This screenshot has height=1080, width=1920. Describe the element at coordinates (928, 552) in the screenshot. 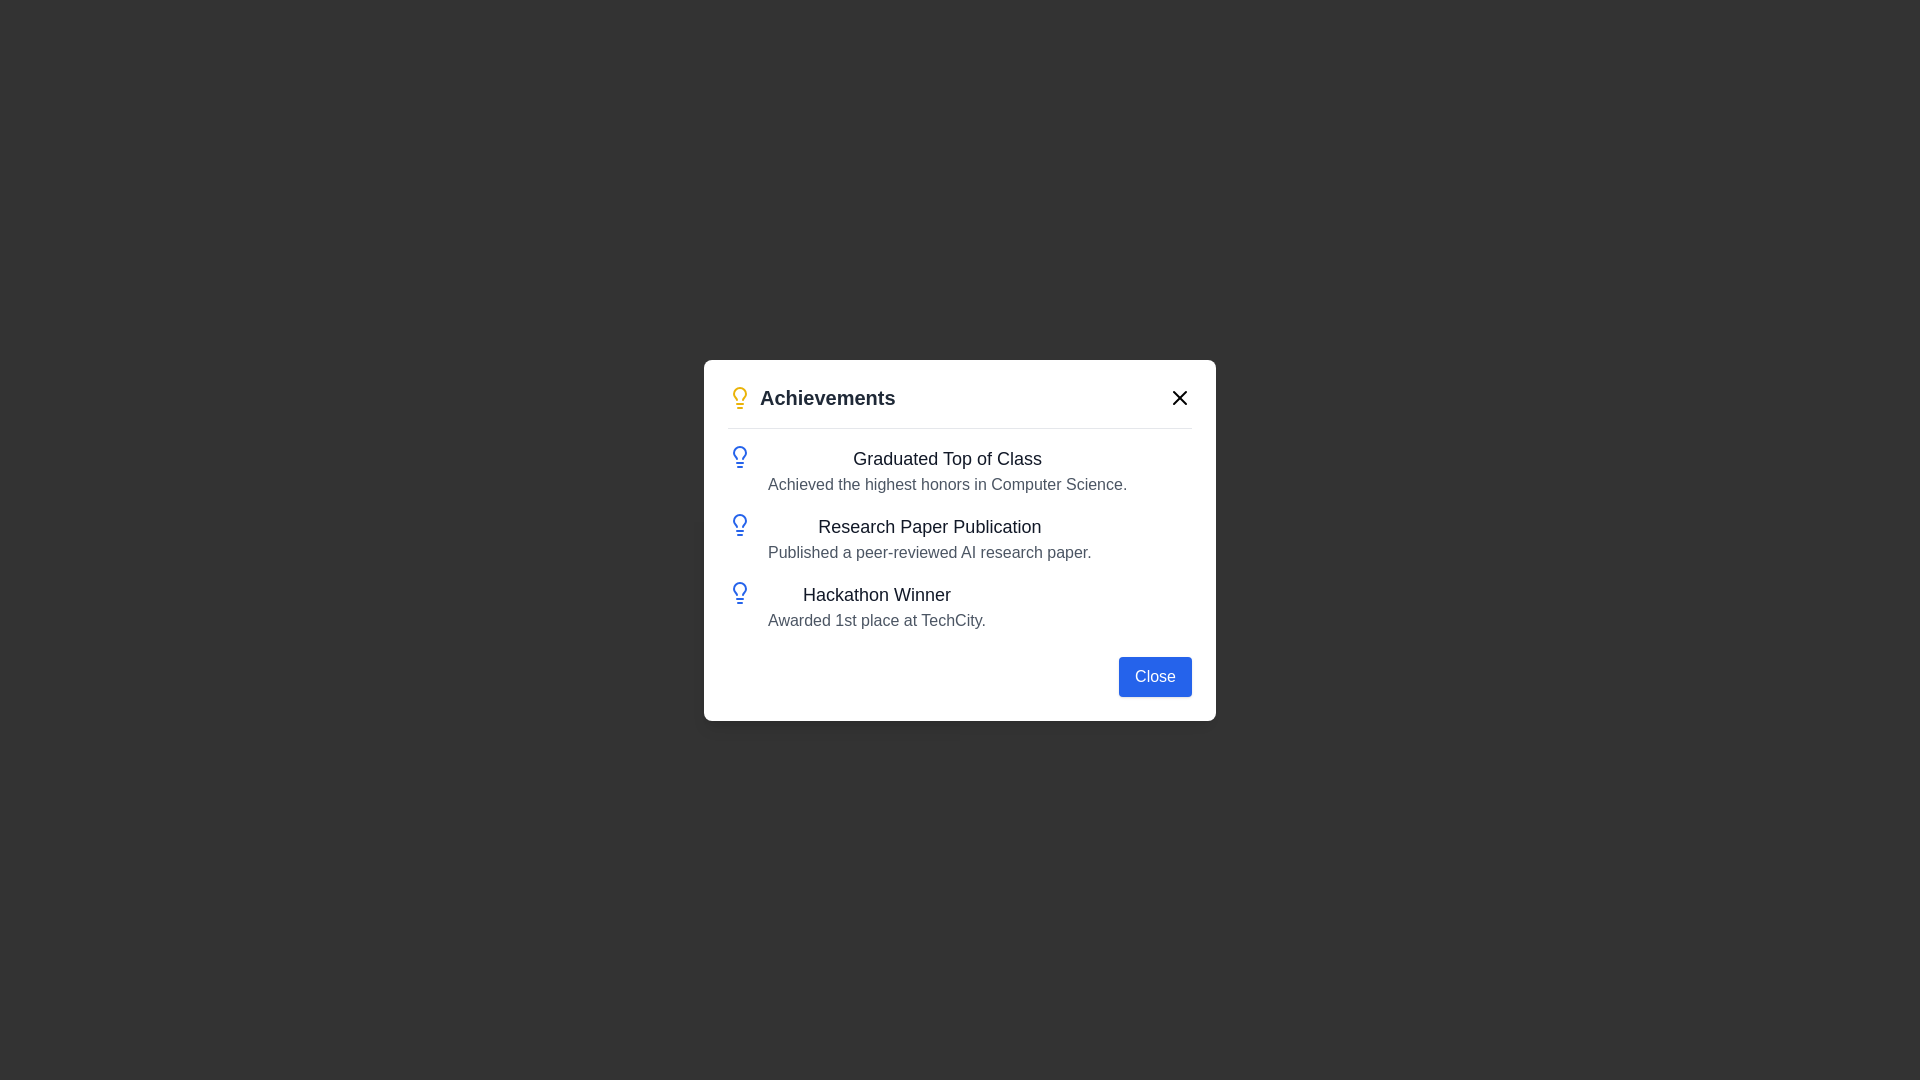

I see `the descriptive text element providing information about the achievement titled 'Research Paper Publication' located inside the 'Achievements' modal dialog box` at that location.